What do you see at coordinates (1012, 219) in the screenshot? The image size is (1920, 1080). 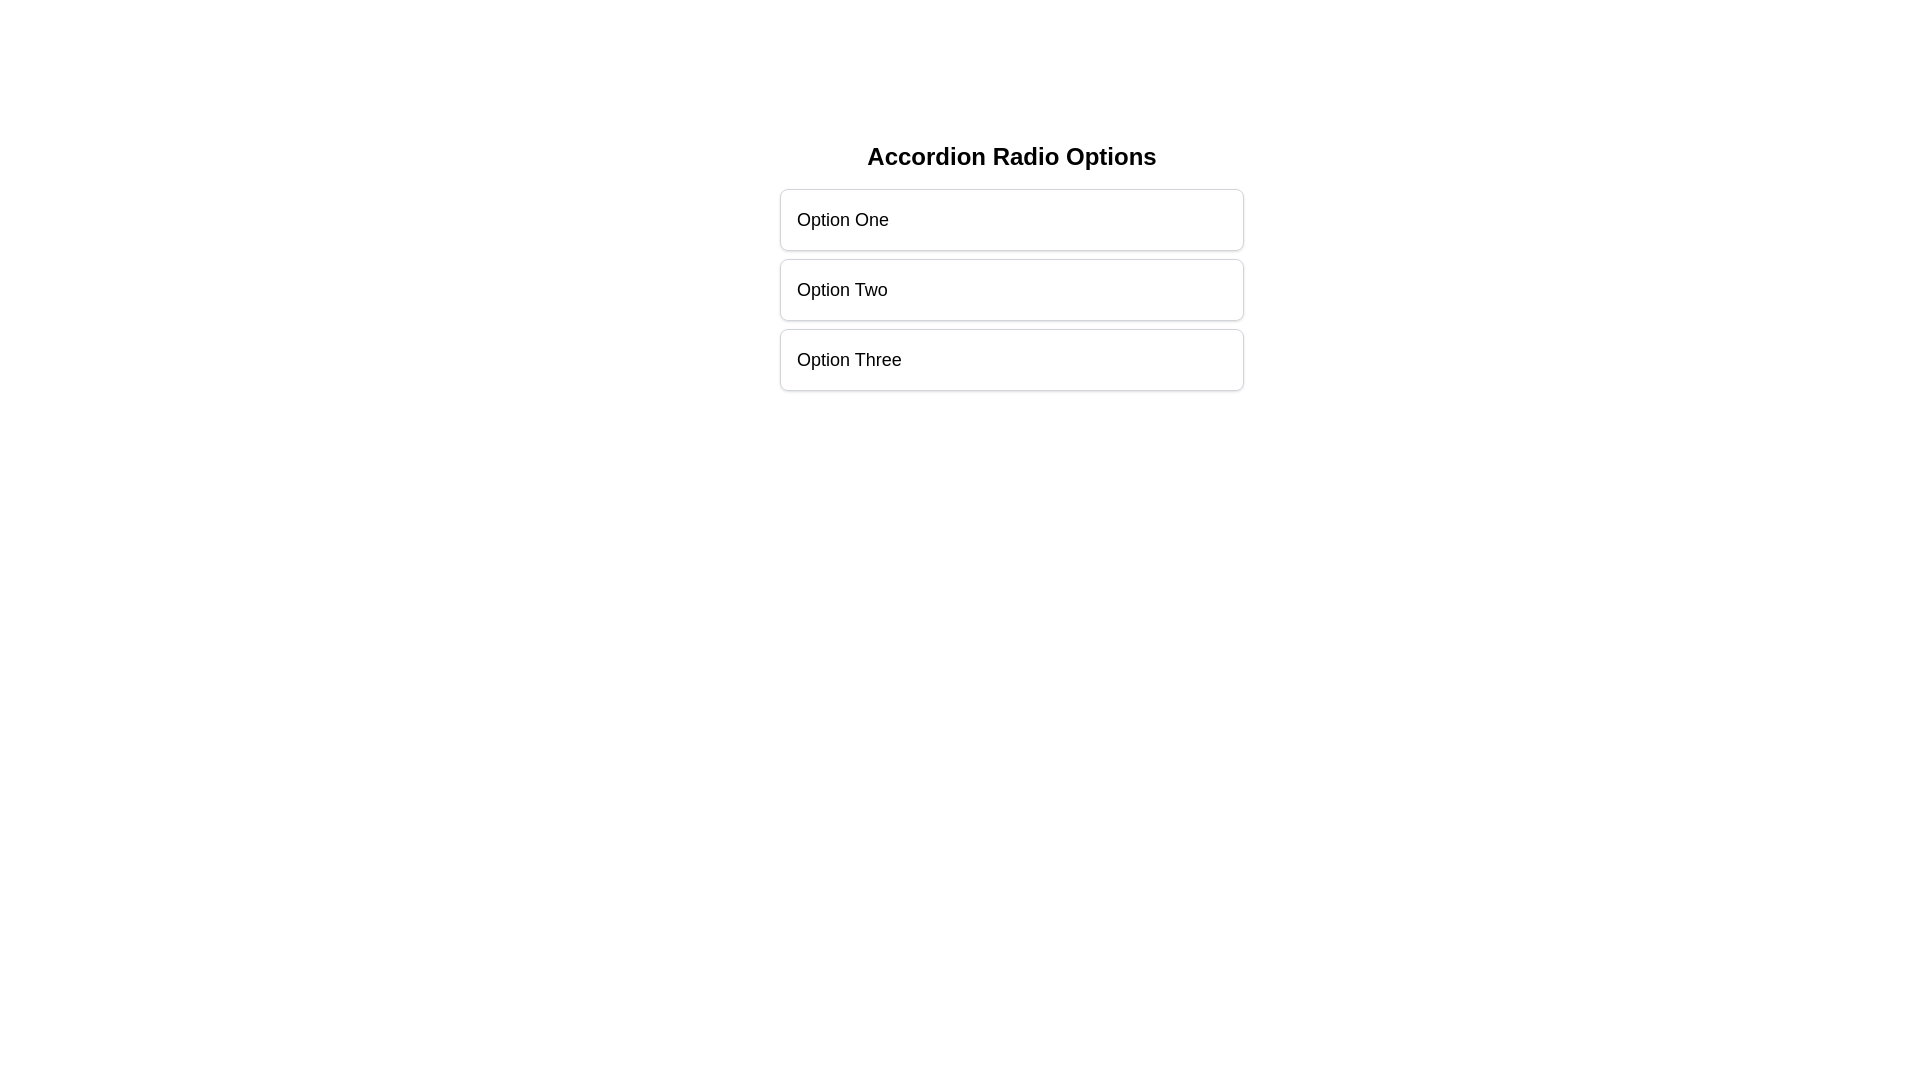 I see `the interactive list item labeled 'Option One', which is the top-most item in the group of options under 'Accordion Radio Options'` at bounding box center [1012, 219].